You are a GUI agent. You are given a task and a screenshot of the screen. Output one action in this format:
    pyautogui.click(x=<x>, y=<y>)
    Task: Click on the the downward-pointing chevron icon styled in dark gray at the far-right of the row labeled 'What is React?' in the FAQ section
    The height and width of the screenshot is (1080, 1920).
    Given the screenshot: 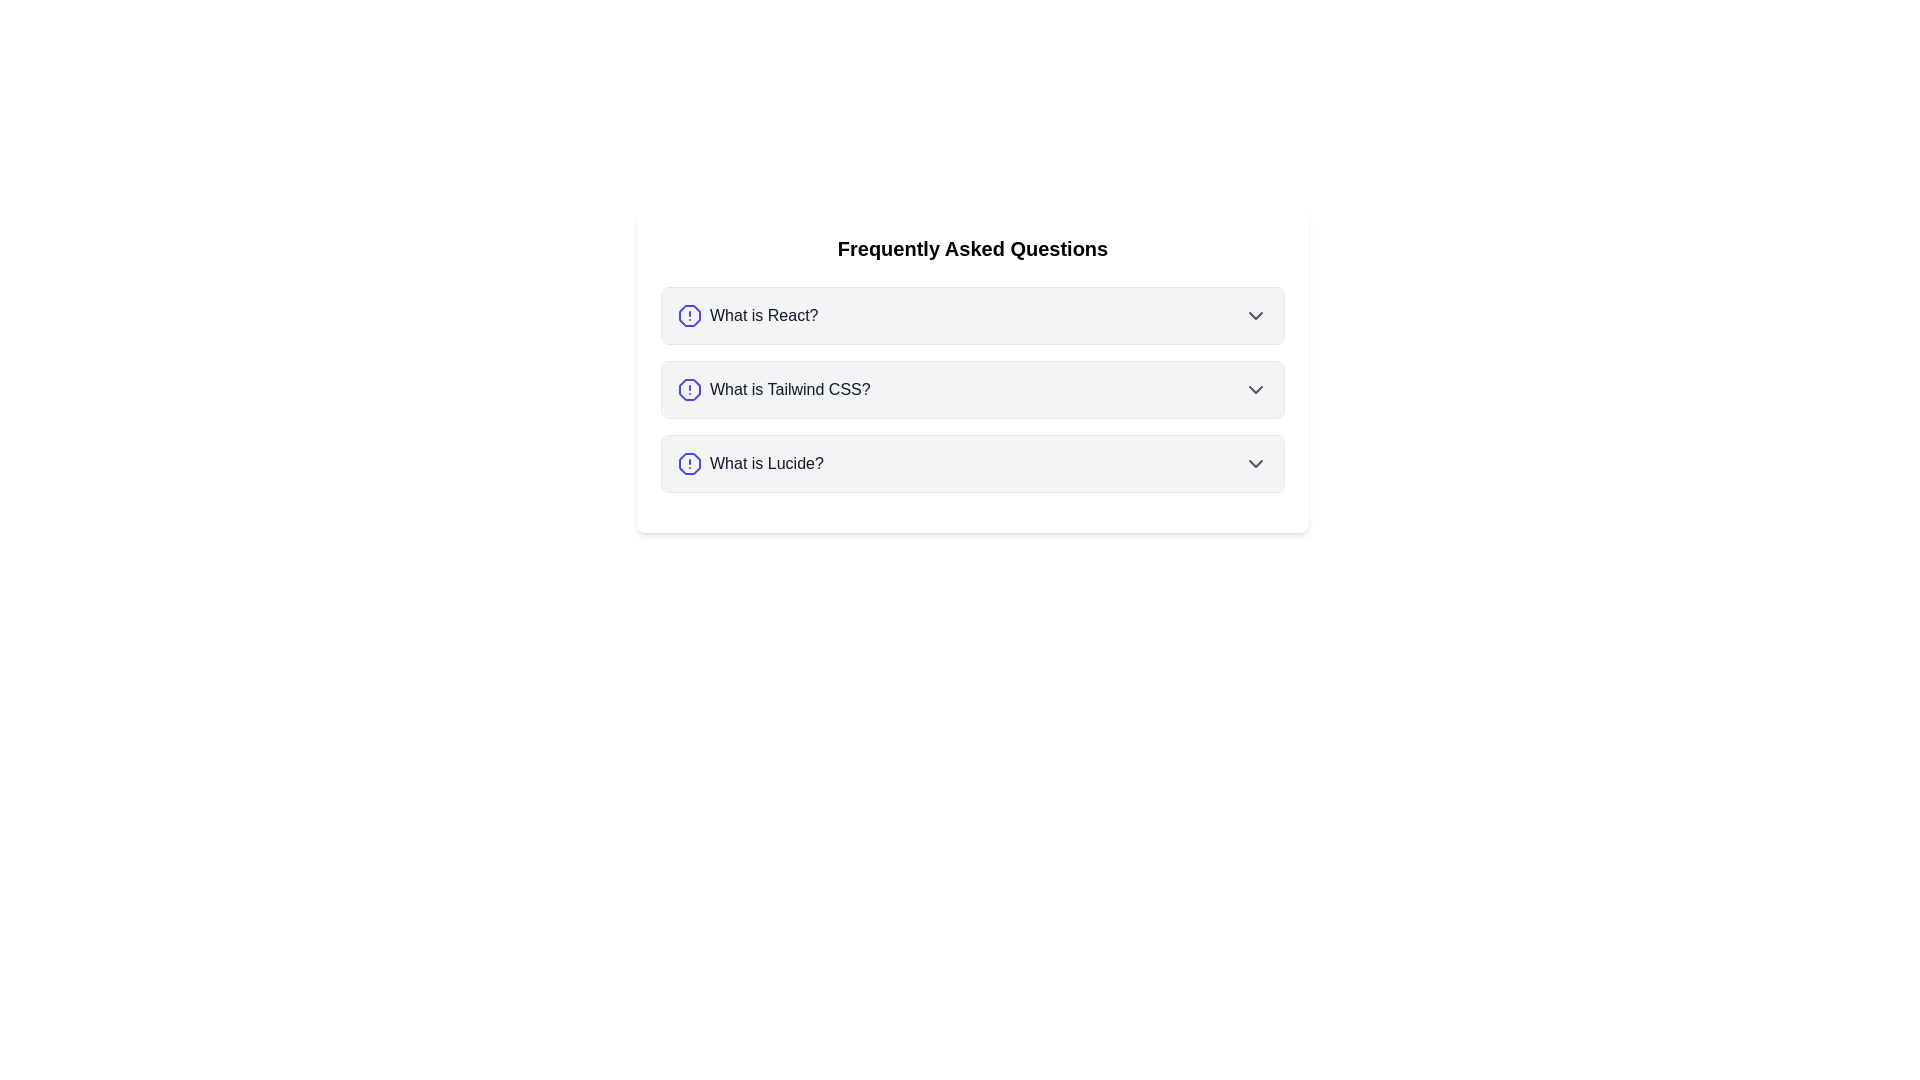 What is the action you would take?
    pyautogui.click(x=1255, y=315)
    